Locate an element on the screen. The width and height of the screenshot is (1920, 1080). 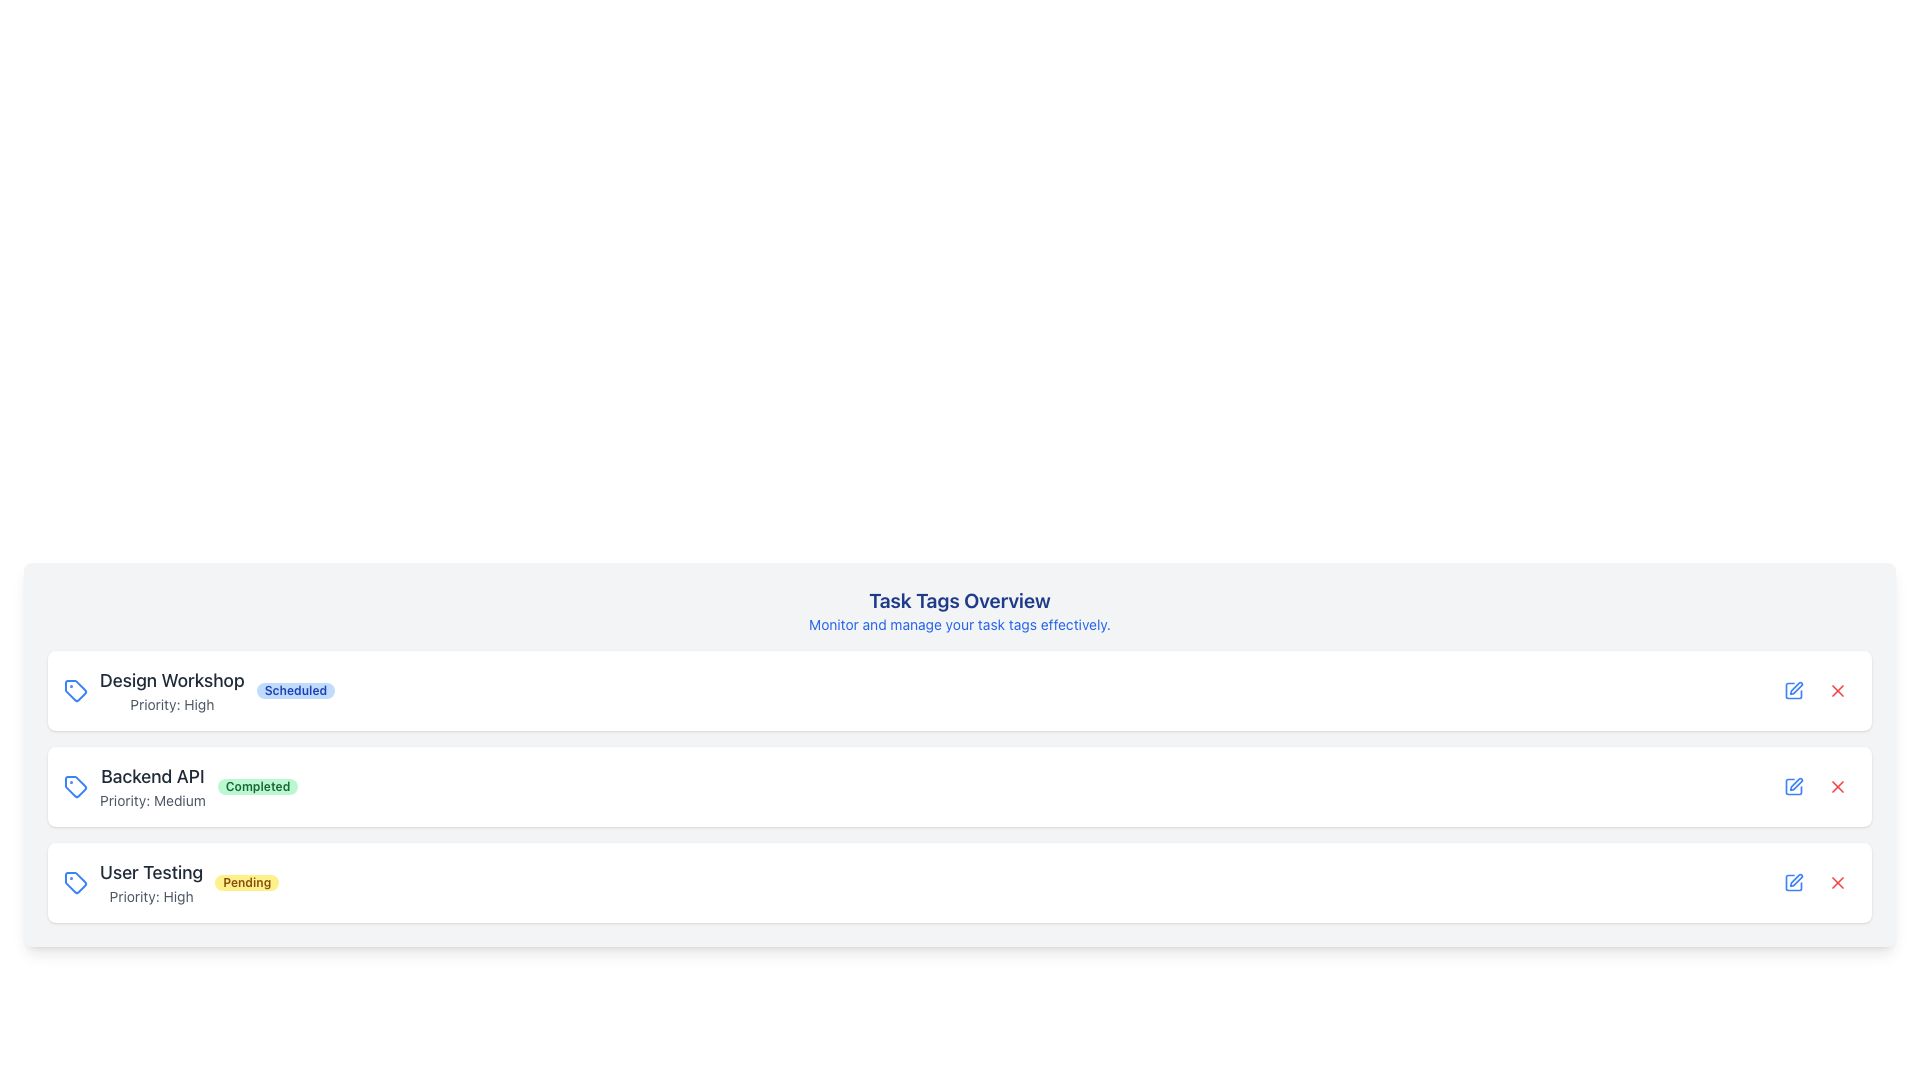
the small blue pen button located to the right of the first item in the vertical list to initiate an edit action is located at coordinates (1794, 689).